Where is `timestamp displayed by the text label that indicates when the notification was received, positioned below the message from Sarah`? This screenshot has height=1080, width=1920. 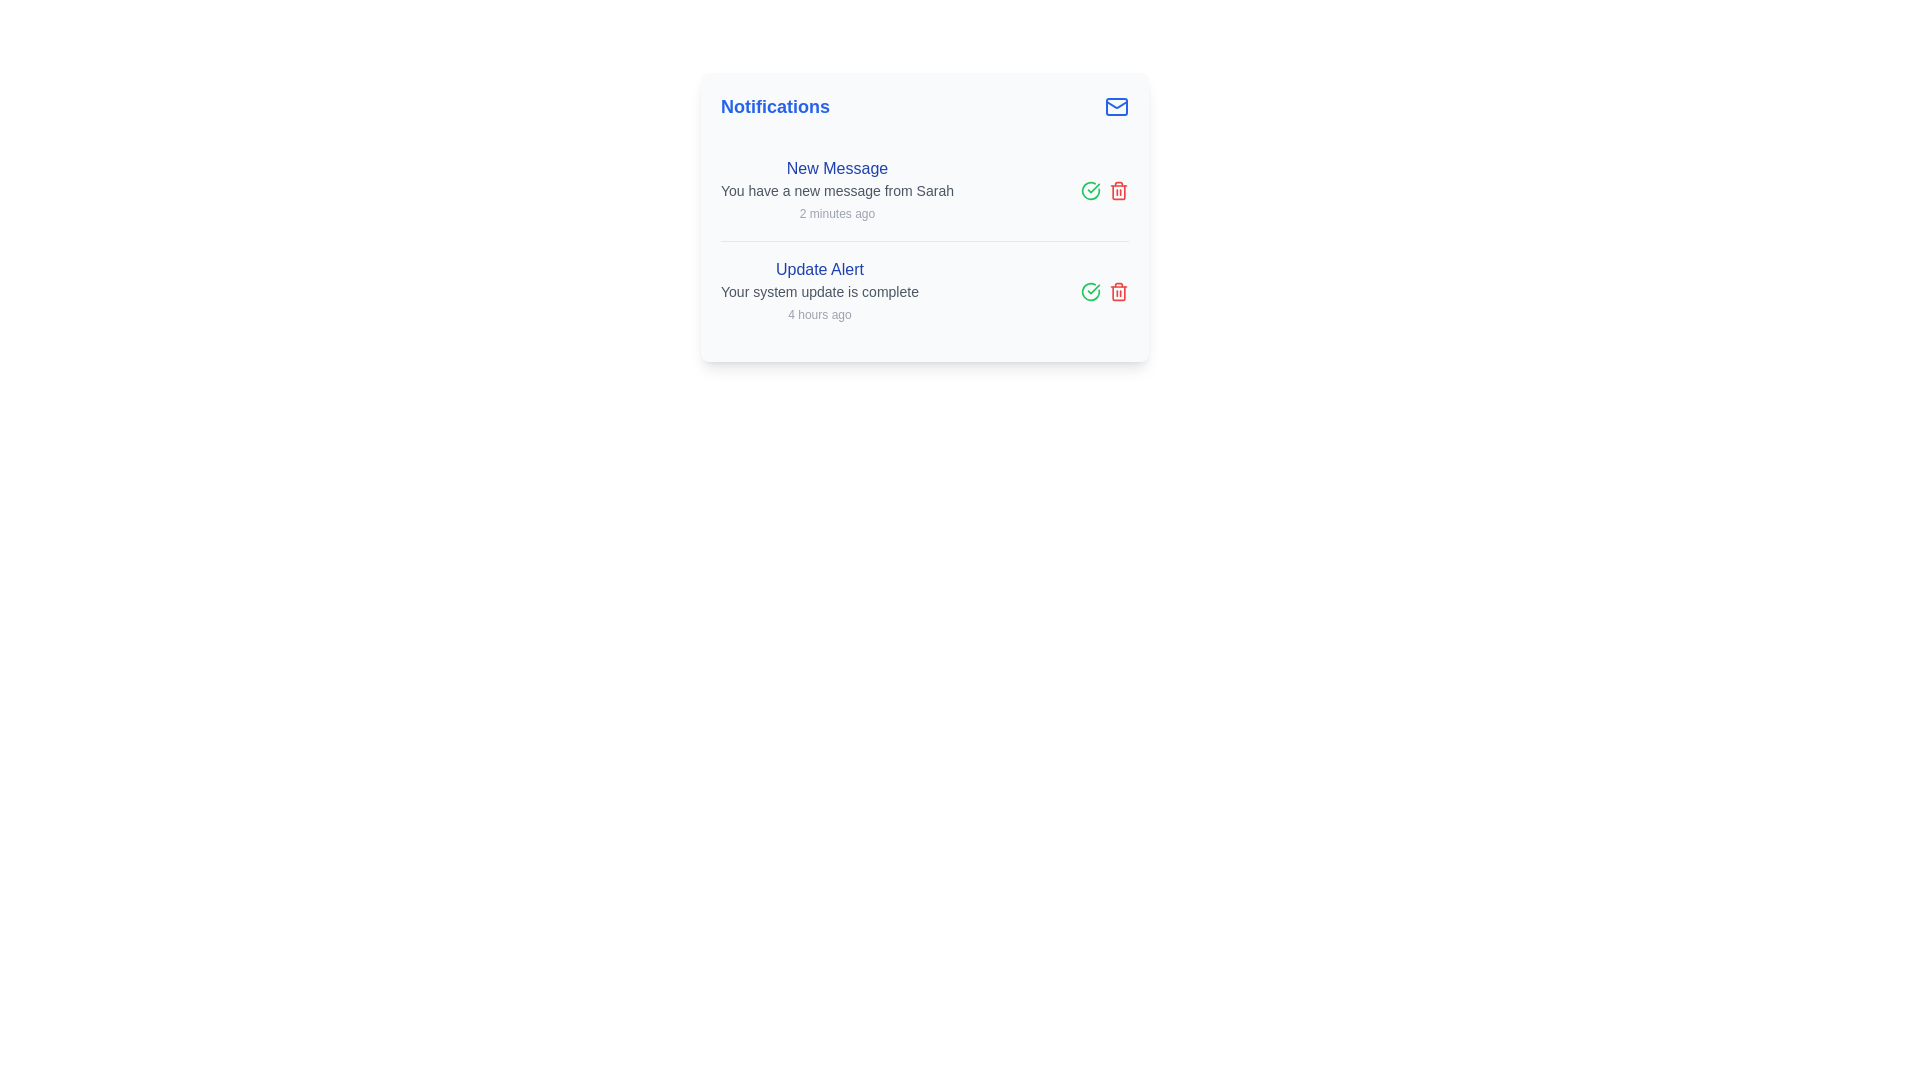 timestamp displayed by the text label that indicates when the notification was received, positioned below the message from Sarah is located at coordinates (837, 213).